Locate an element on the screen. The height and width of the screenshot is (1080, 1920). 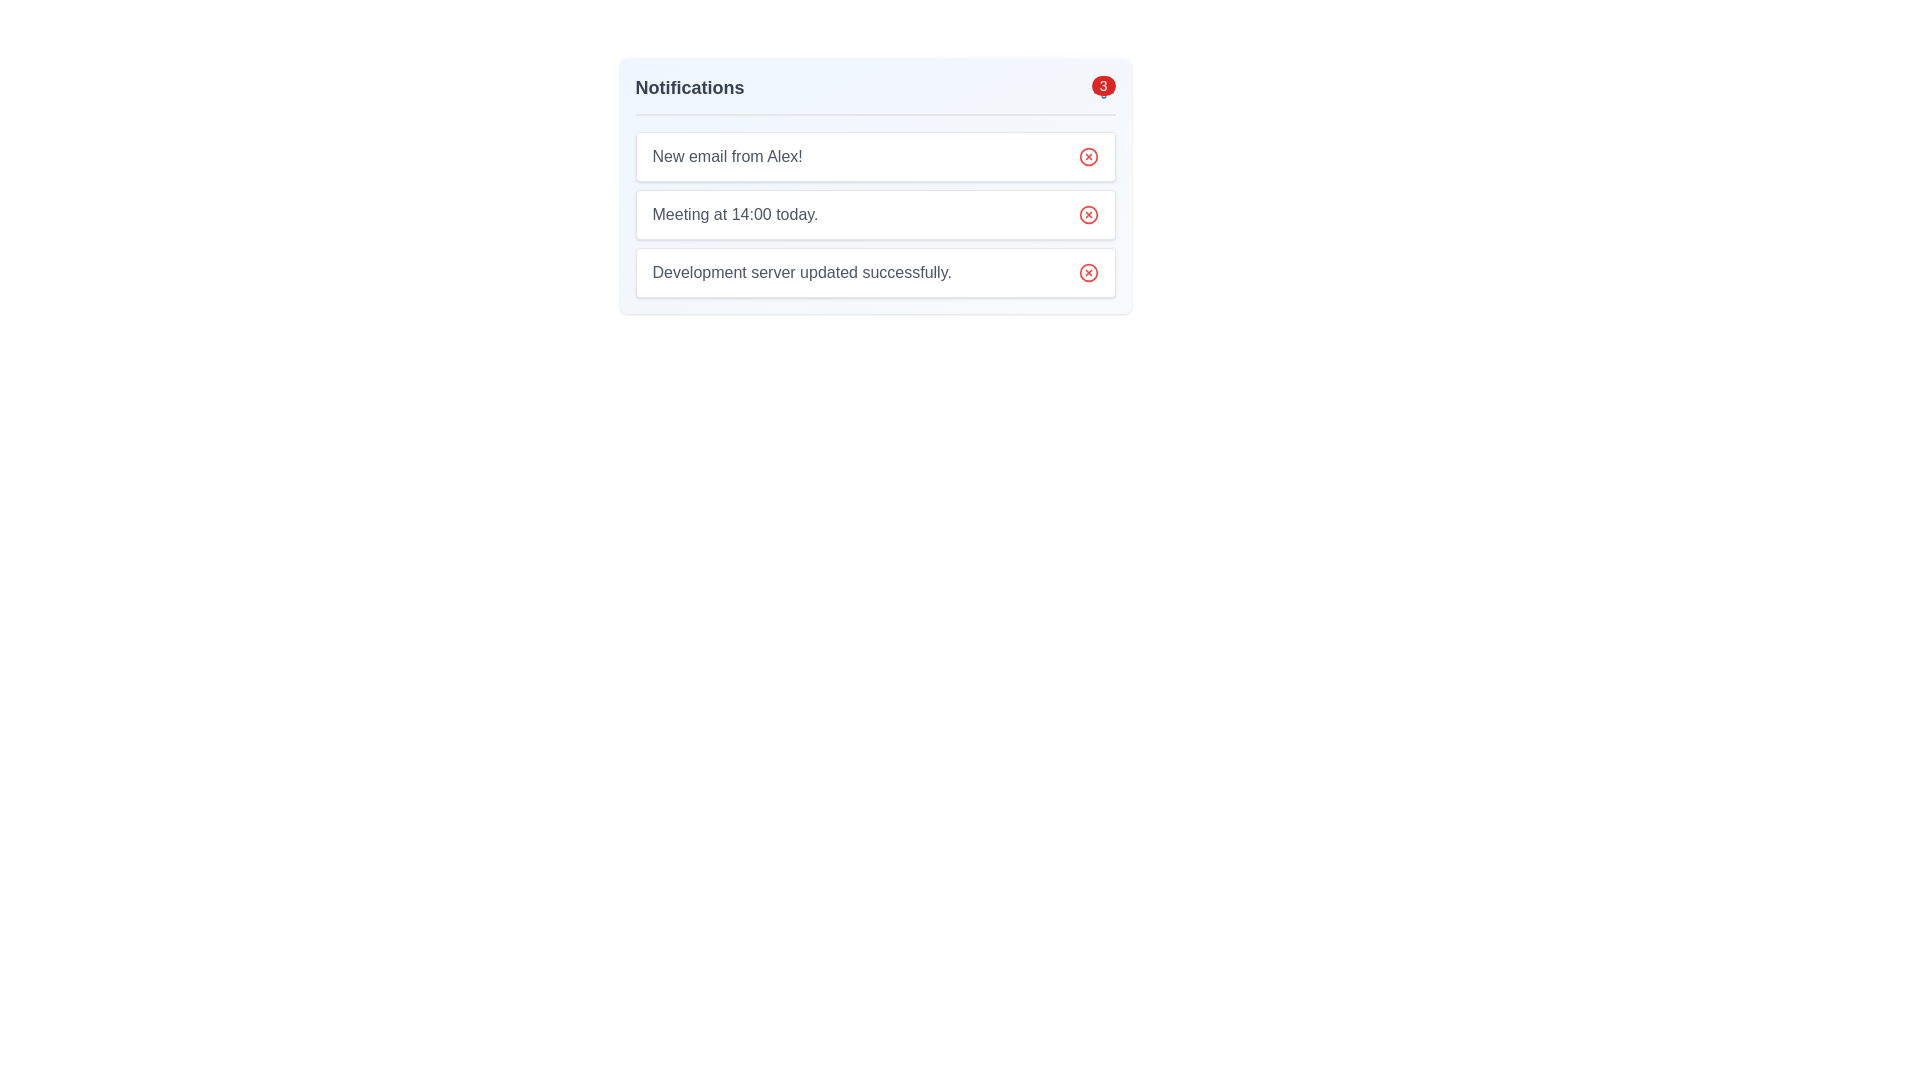
second notification in the 'Notifications' card, which displays 'Meeting at 14:00 today.' is located at coordinates (875, 215).